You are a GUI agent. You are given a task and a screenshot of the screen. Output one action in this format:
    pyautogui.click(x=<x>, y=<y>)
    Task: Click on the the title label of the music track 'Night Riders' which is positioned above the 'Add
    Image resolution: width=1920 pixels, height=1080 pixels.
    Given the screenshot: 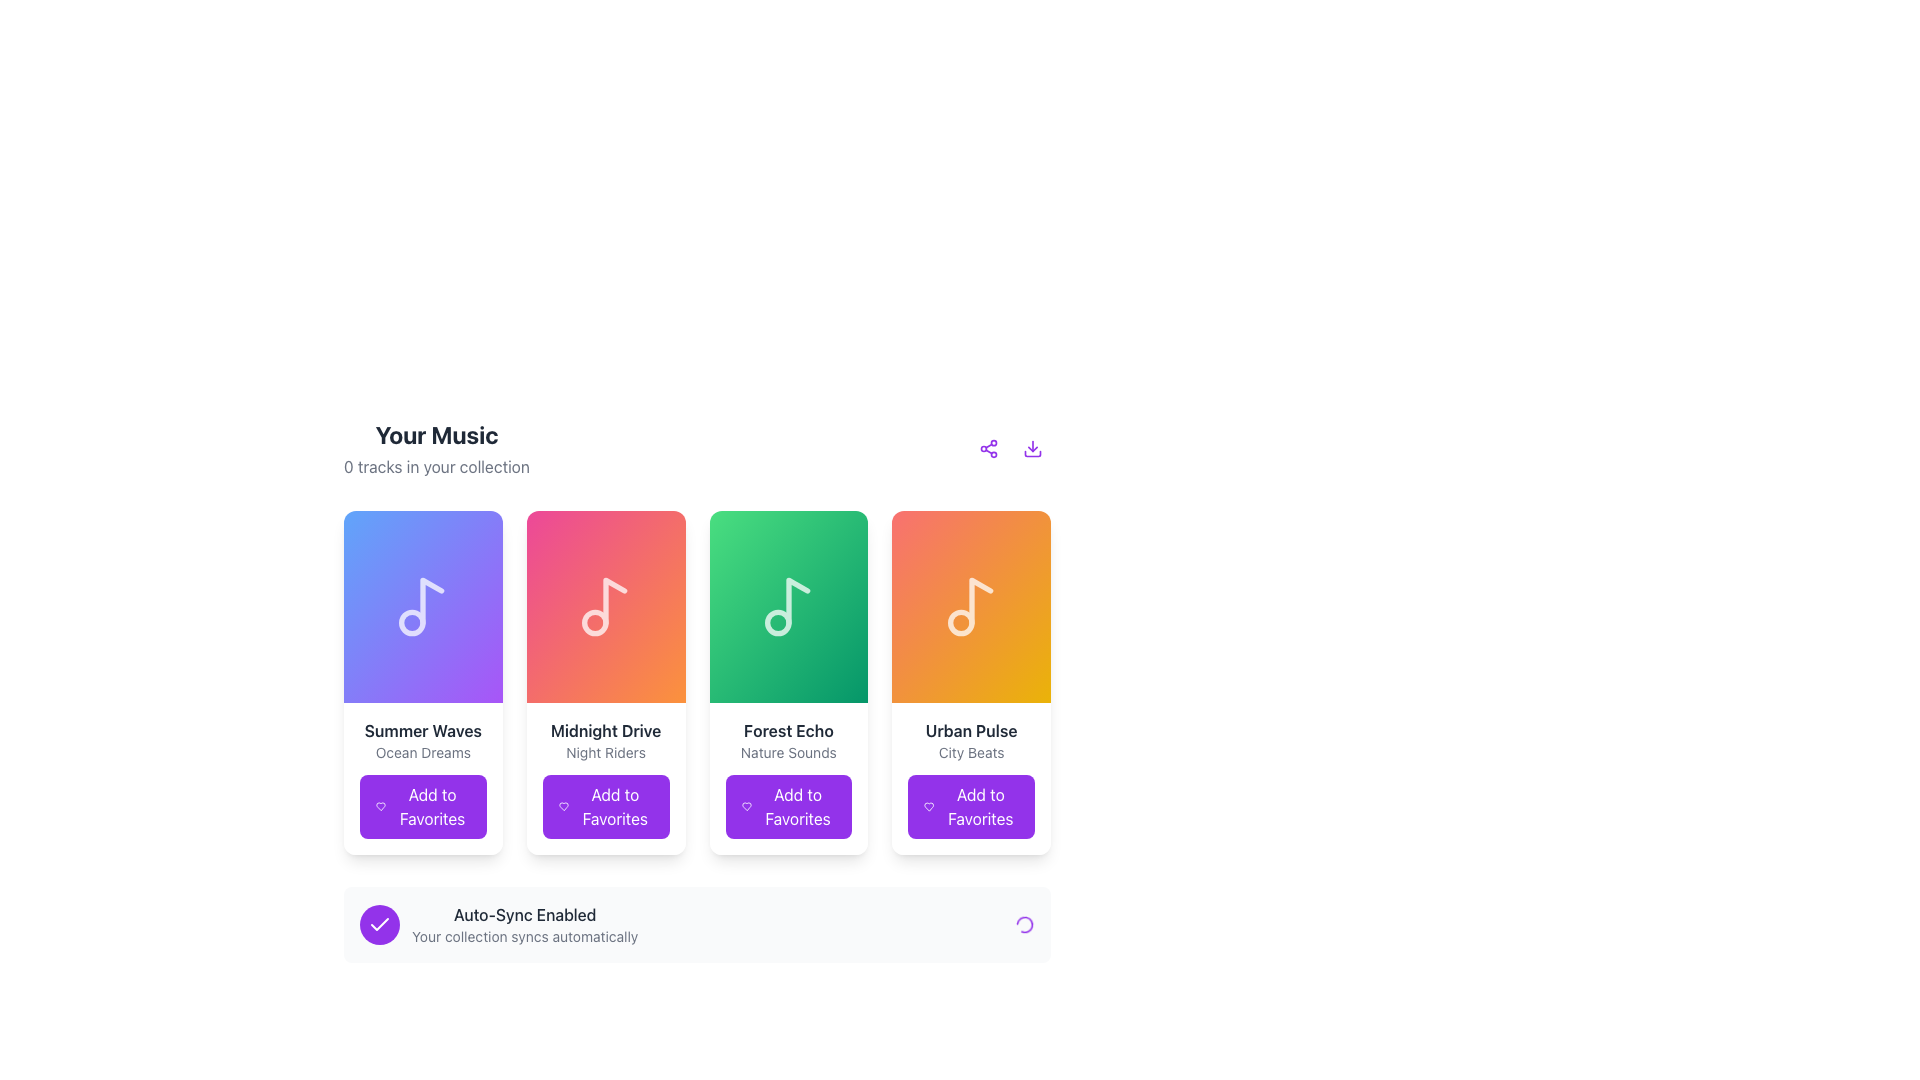 What is the action you would take?
    pyautogui.click(x=605, y=731)
    